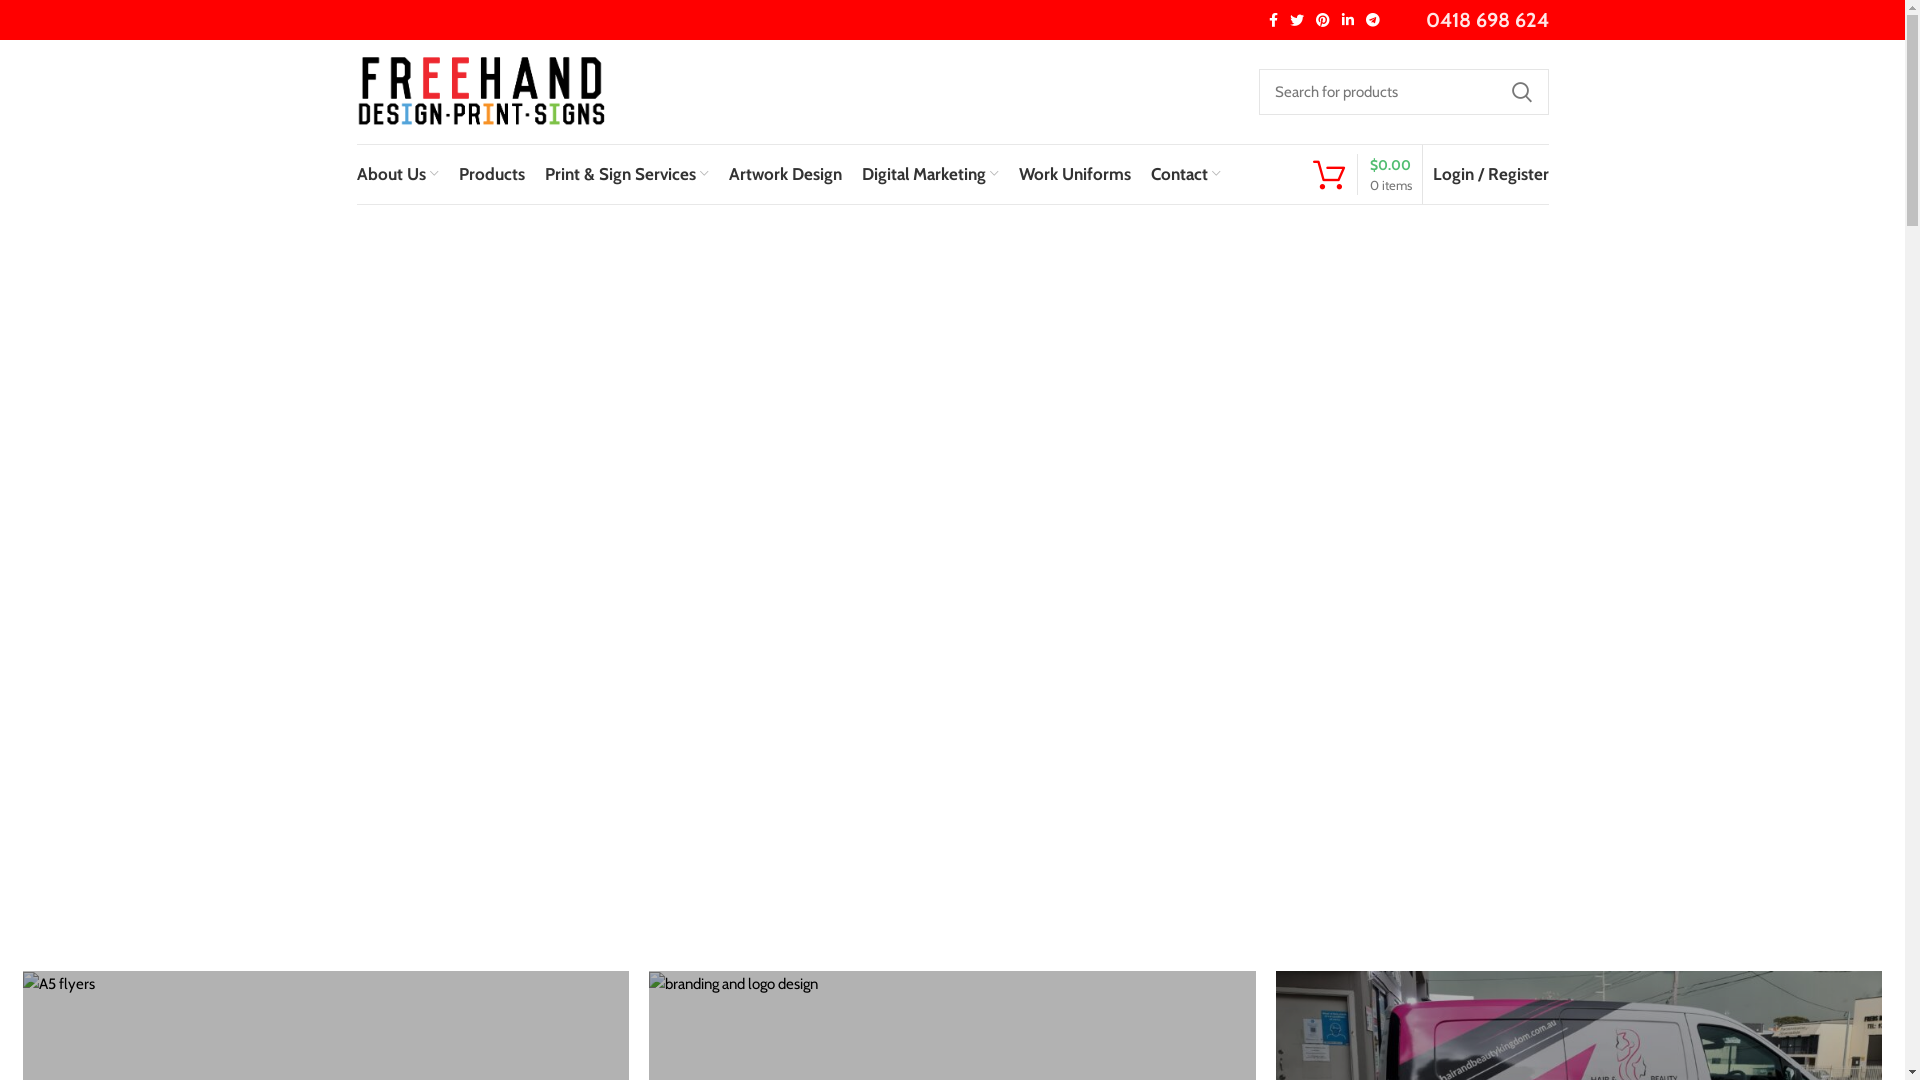  Describe the element at coordinates (929, 172) in the screenshot. I see `'Digital Marketing'` at that location.